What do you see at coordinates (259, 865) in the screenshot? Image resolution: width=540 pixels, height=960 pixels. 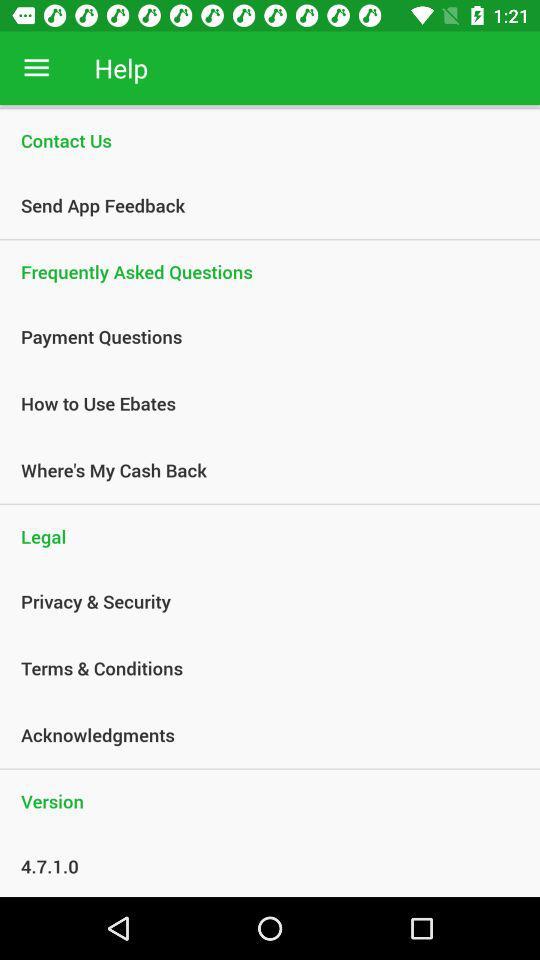 I see `the 4 7 1 icon` at bounding box center [259, 865].